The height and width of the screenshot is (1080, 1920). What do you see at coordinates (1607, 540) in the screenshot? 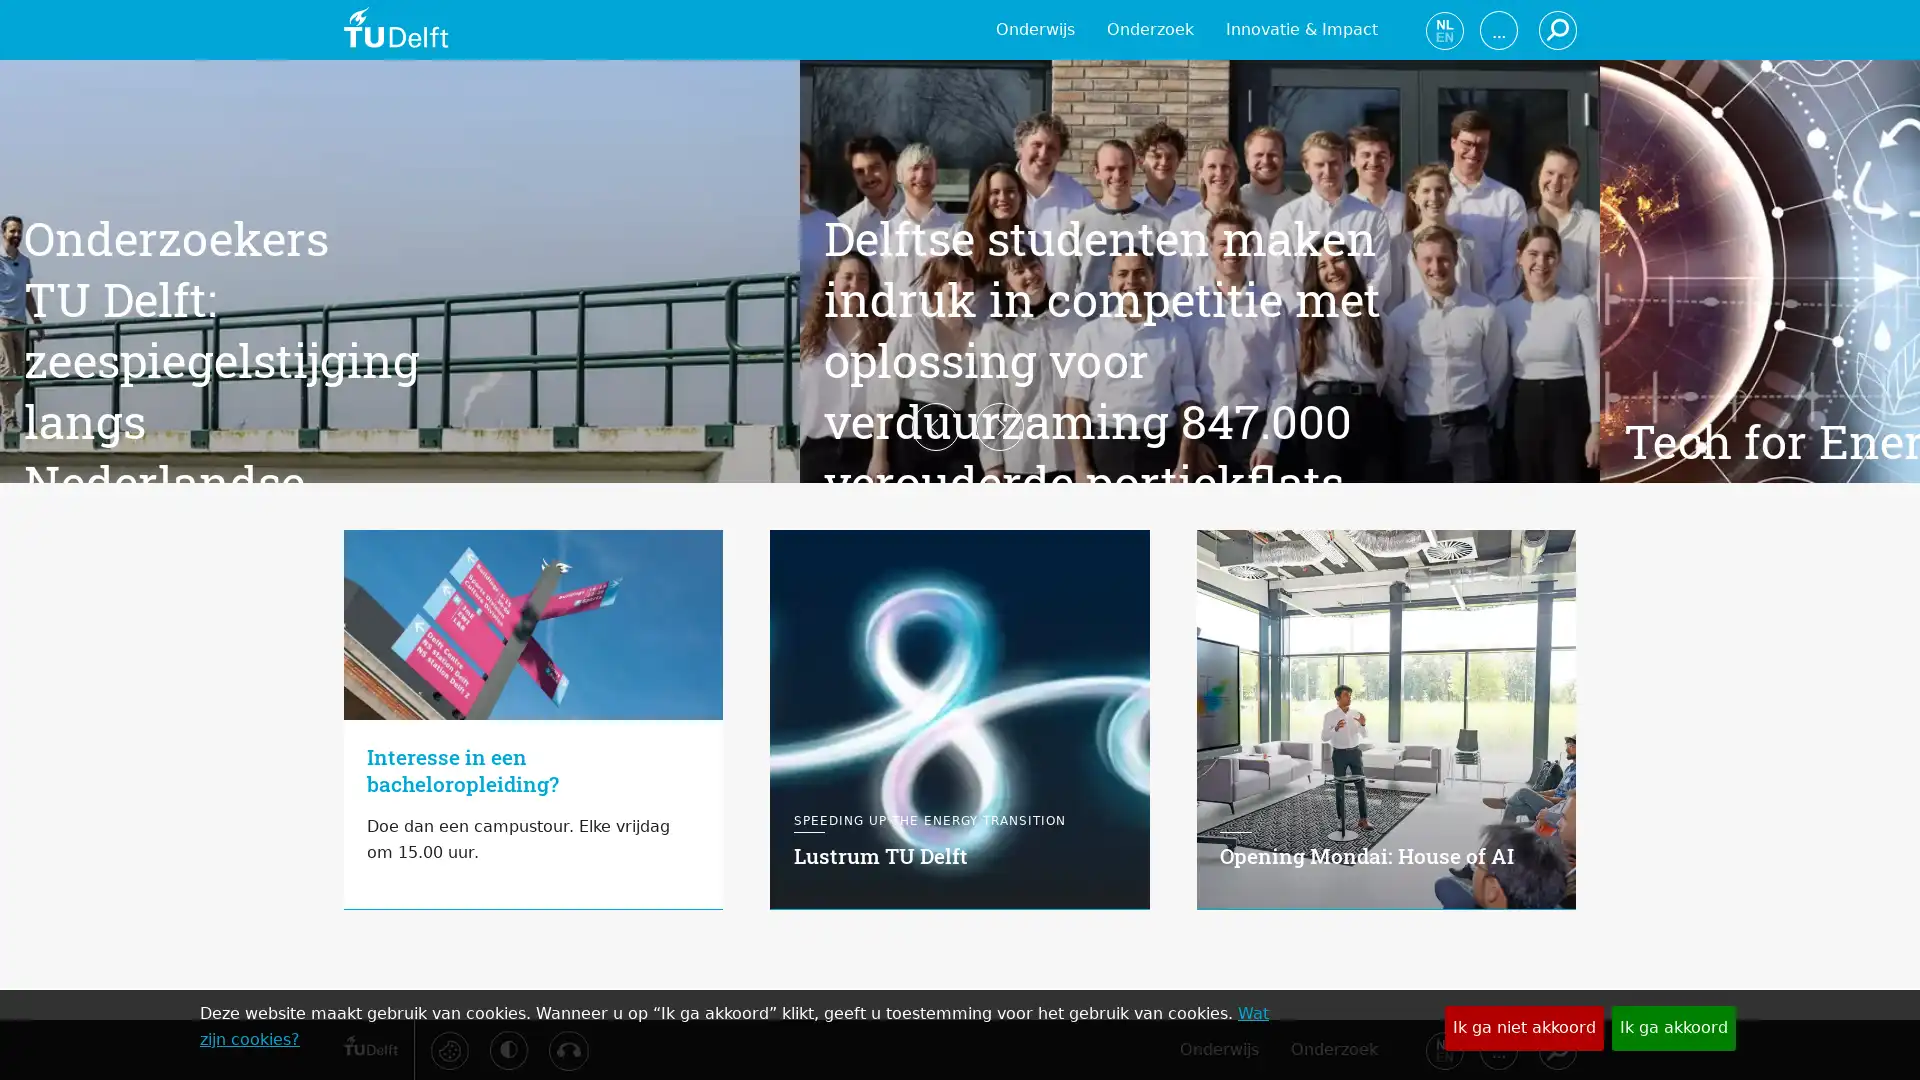
I see `Ga naar volgend item` at bounding box center [1607, 540].